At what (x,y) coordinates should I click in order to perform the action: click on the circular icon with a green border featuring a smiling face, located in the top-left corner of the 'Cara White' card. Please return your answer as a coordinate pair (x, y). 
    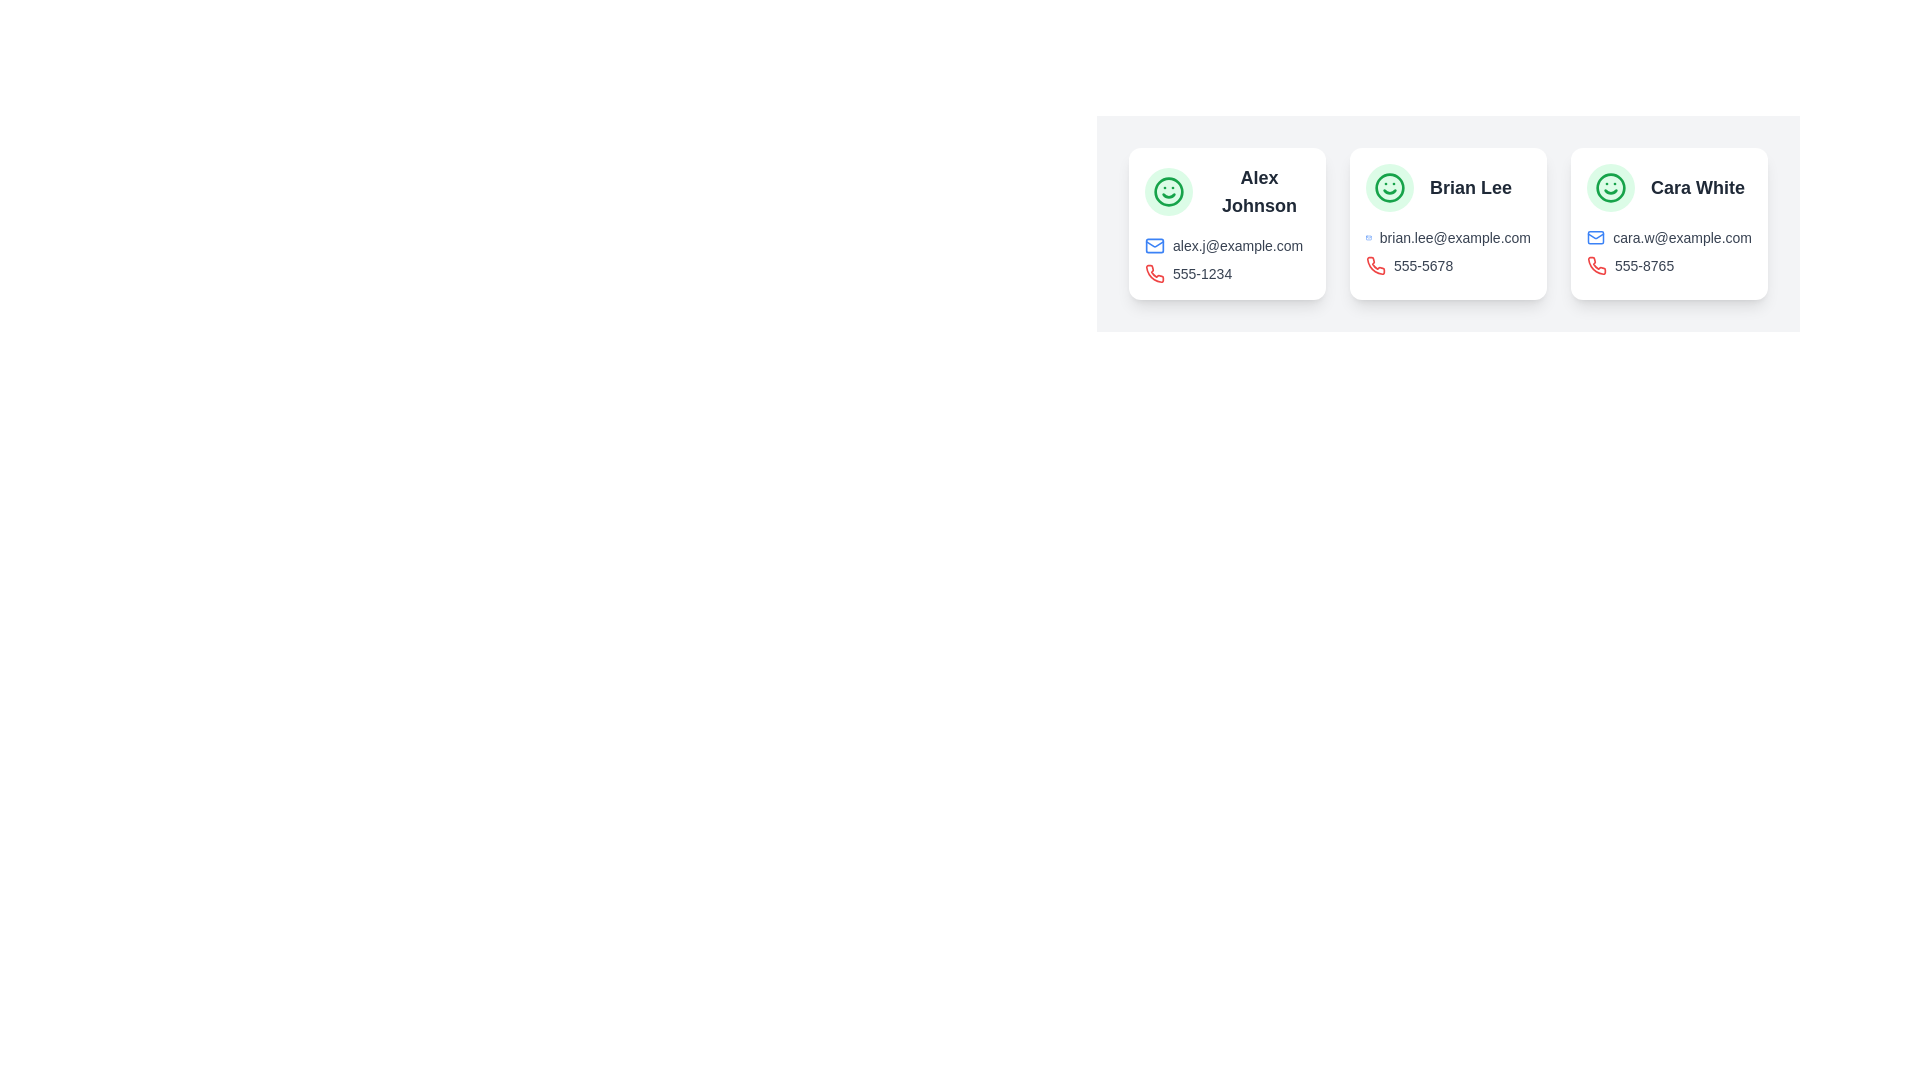
    Looking at the image, I should click on (1389, 188).